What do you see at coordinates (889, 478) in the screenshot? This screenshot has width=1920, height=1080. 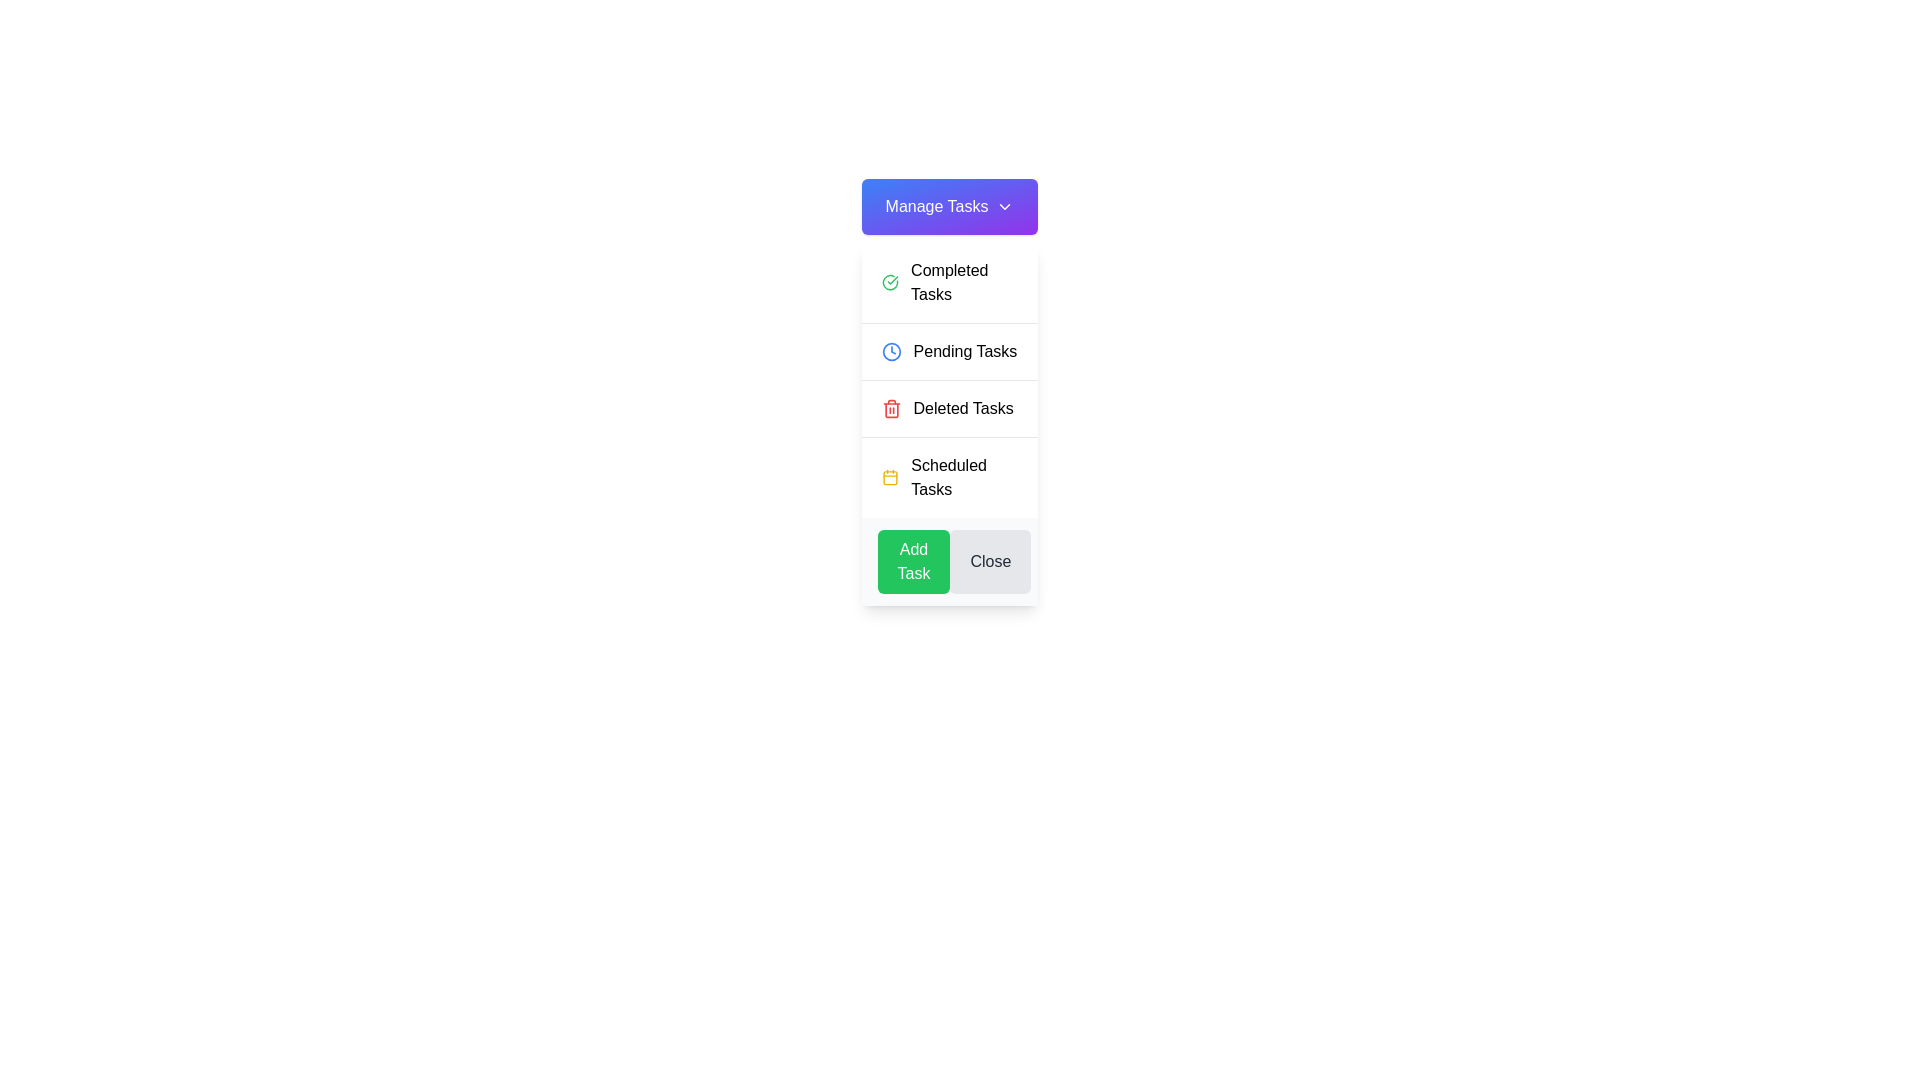 I see `the decorative background graphic within the calendar icon in the 'Scheduled Tasks' dropdown menu` at bounding box center [889, 478].